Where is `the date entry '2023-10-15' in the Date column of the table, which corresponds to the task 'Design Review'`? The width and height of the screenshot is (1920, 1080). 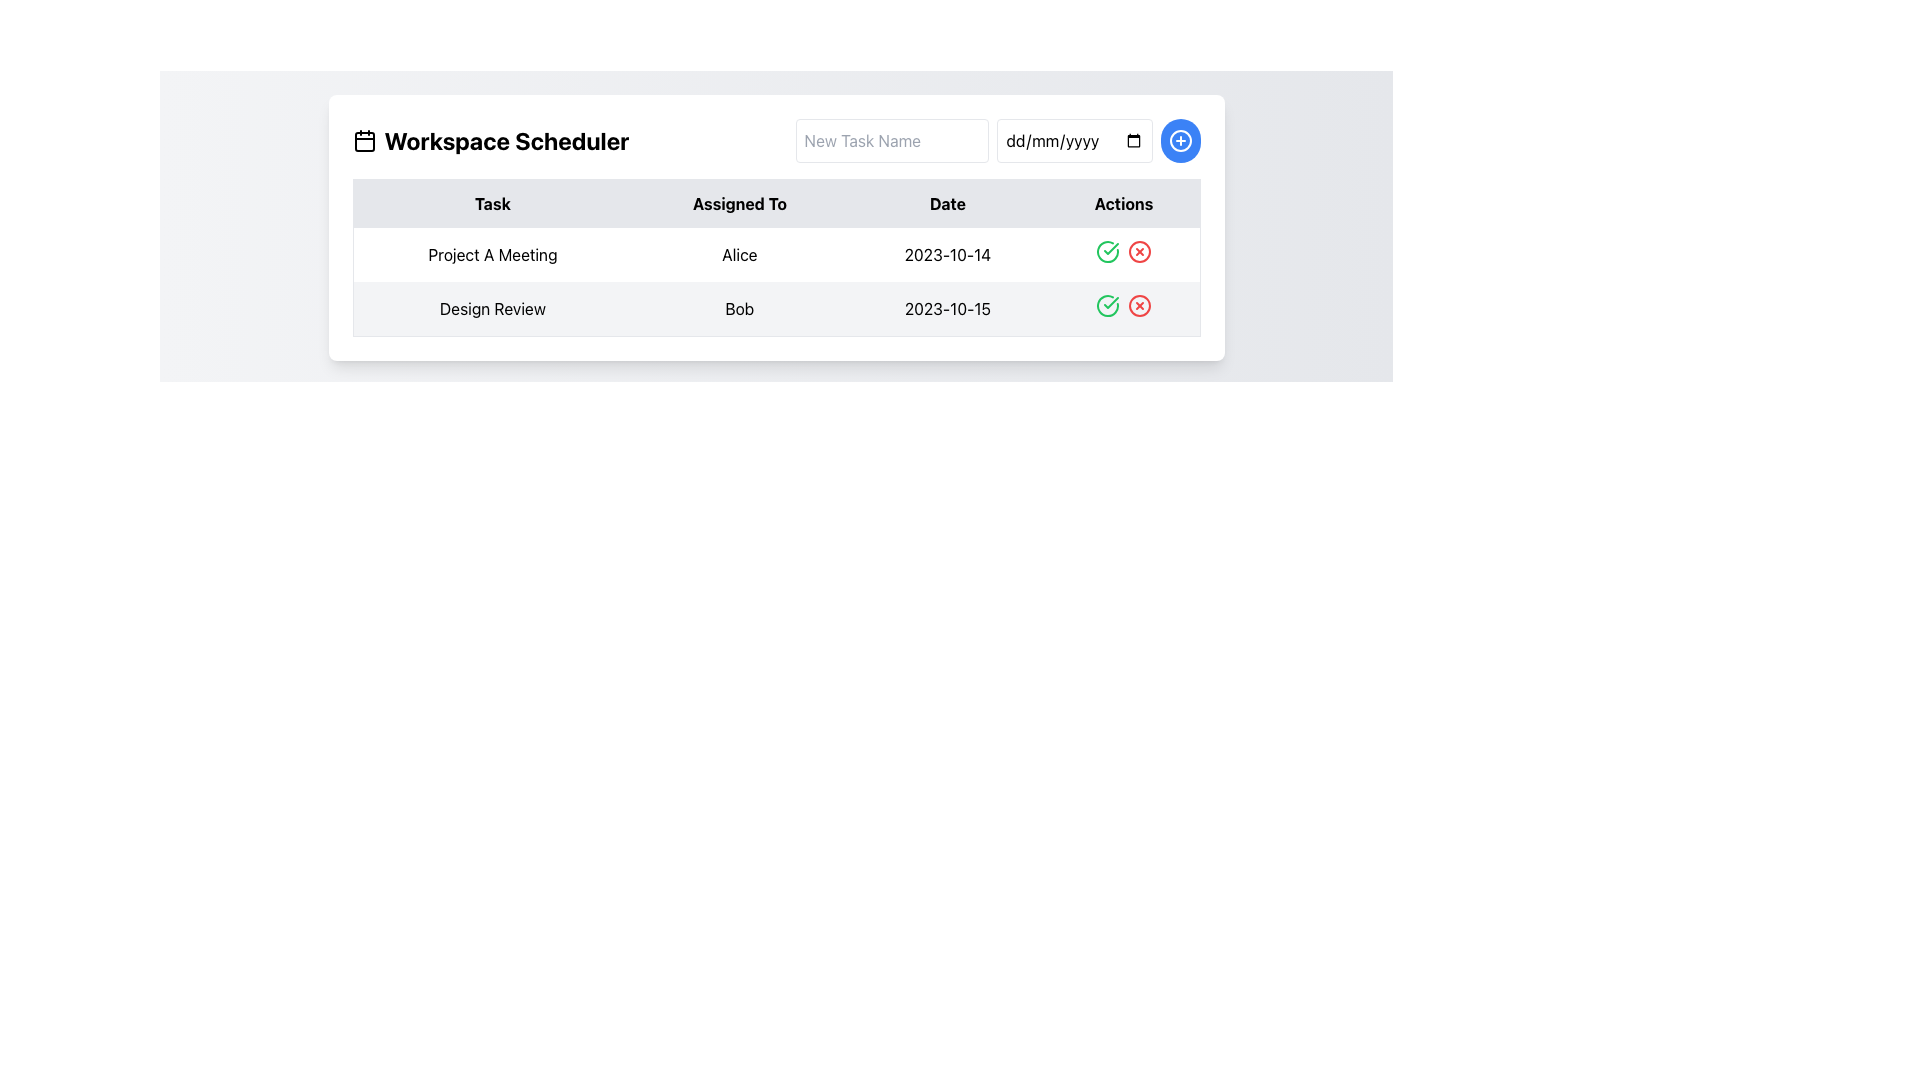
the date entry '2023-10-15' in the Date column of the table, which corresponds to the task 'Design Review' is located at coordinates (946, 309).